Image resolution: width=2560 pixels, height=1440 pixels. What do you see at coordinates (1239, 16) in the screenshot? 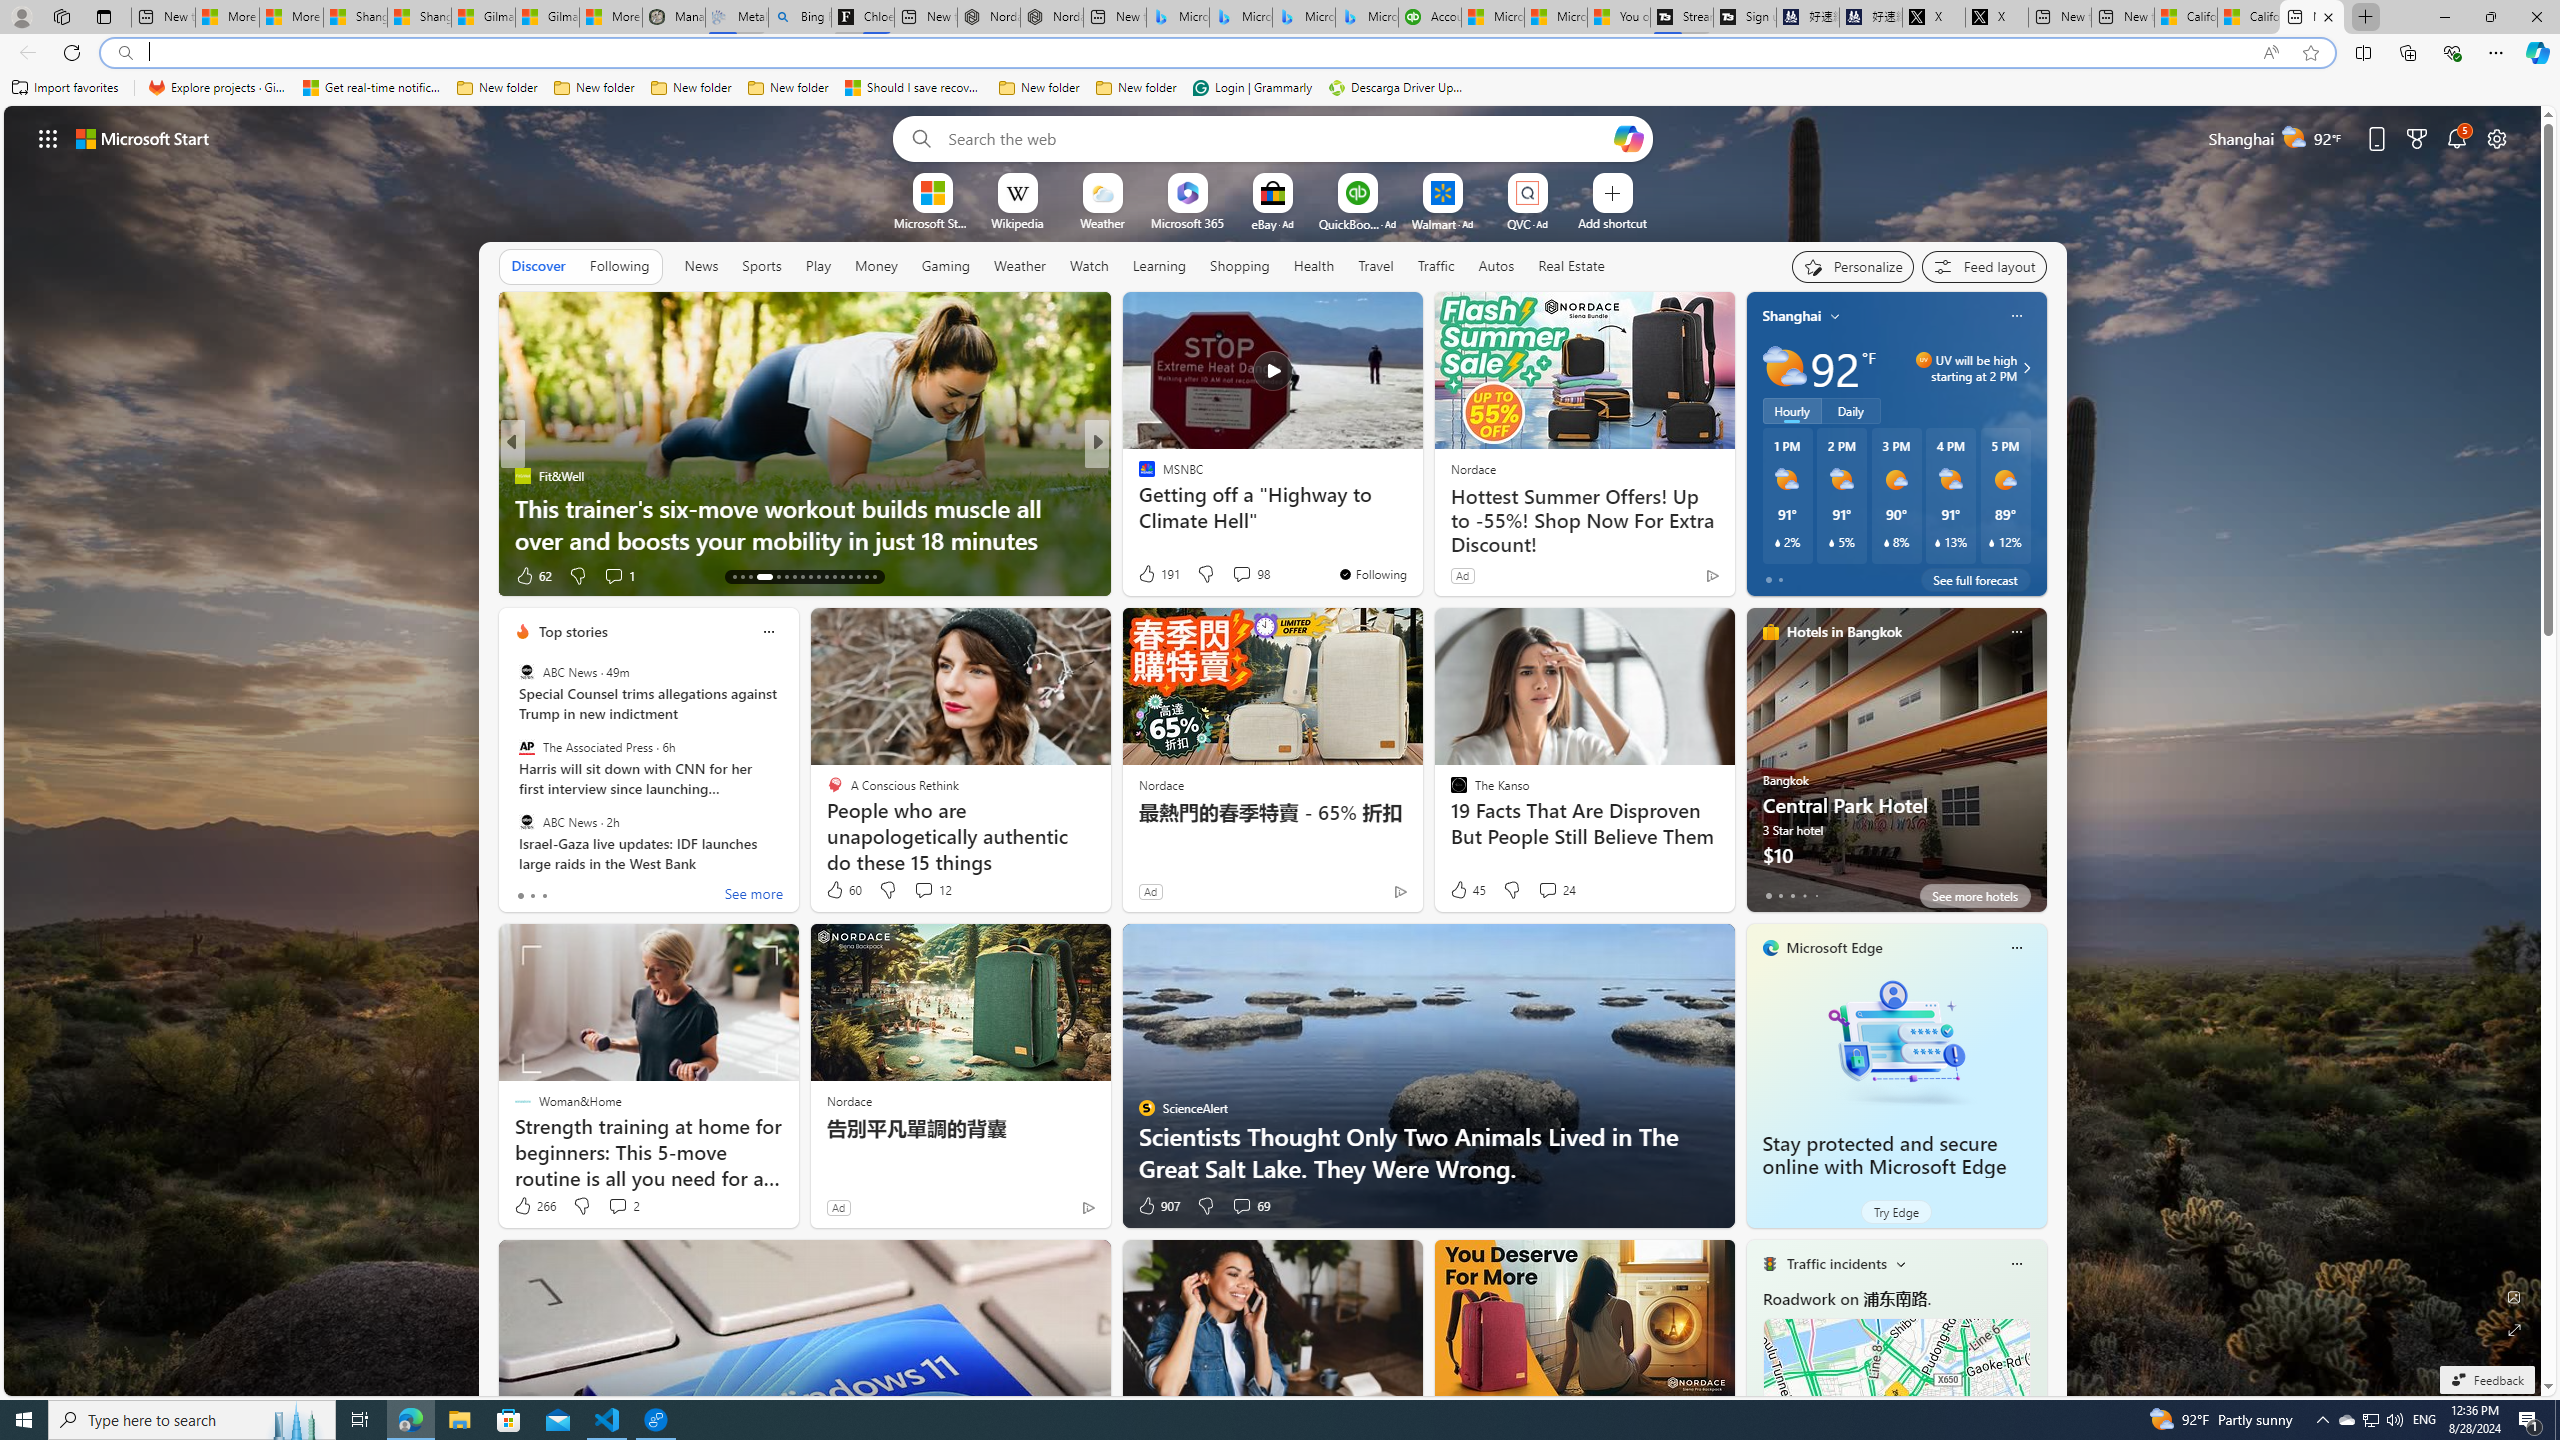
I see `'Microsoft Bing Travel - Stays in Bangkok, Bangkok, Thailand'` at bounding box center [1239, 16].